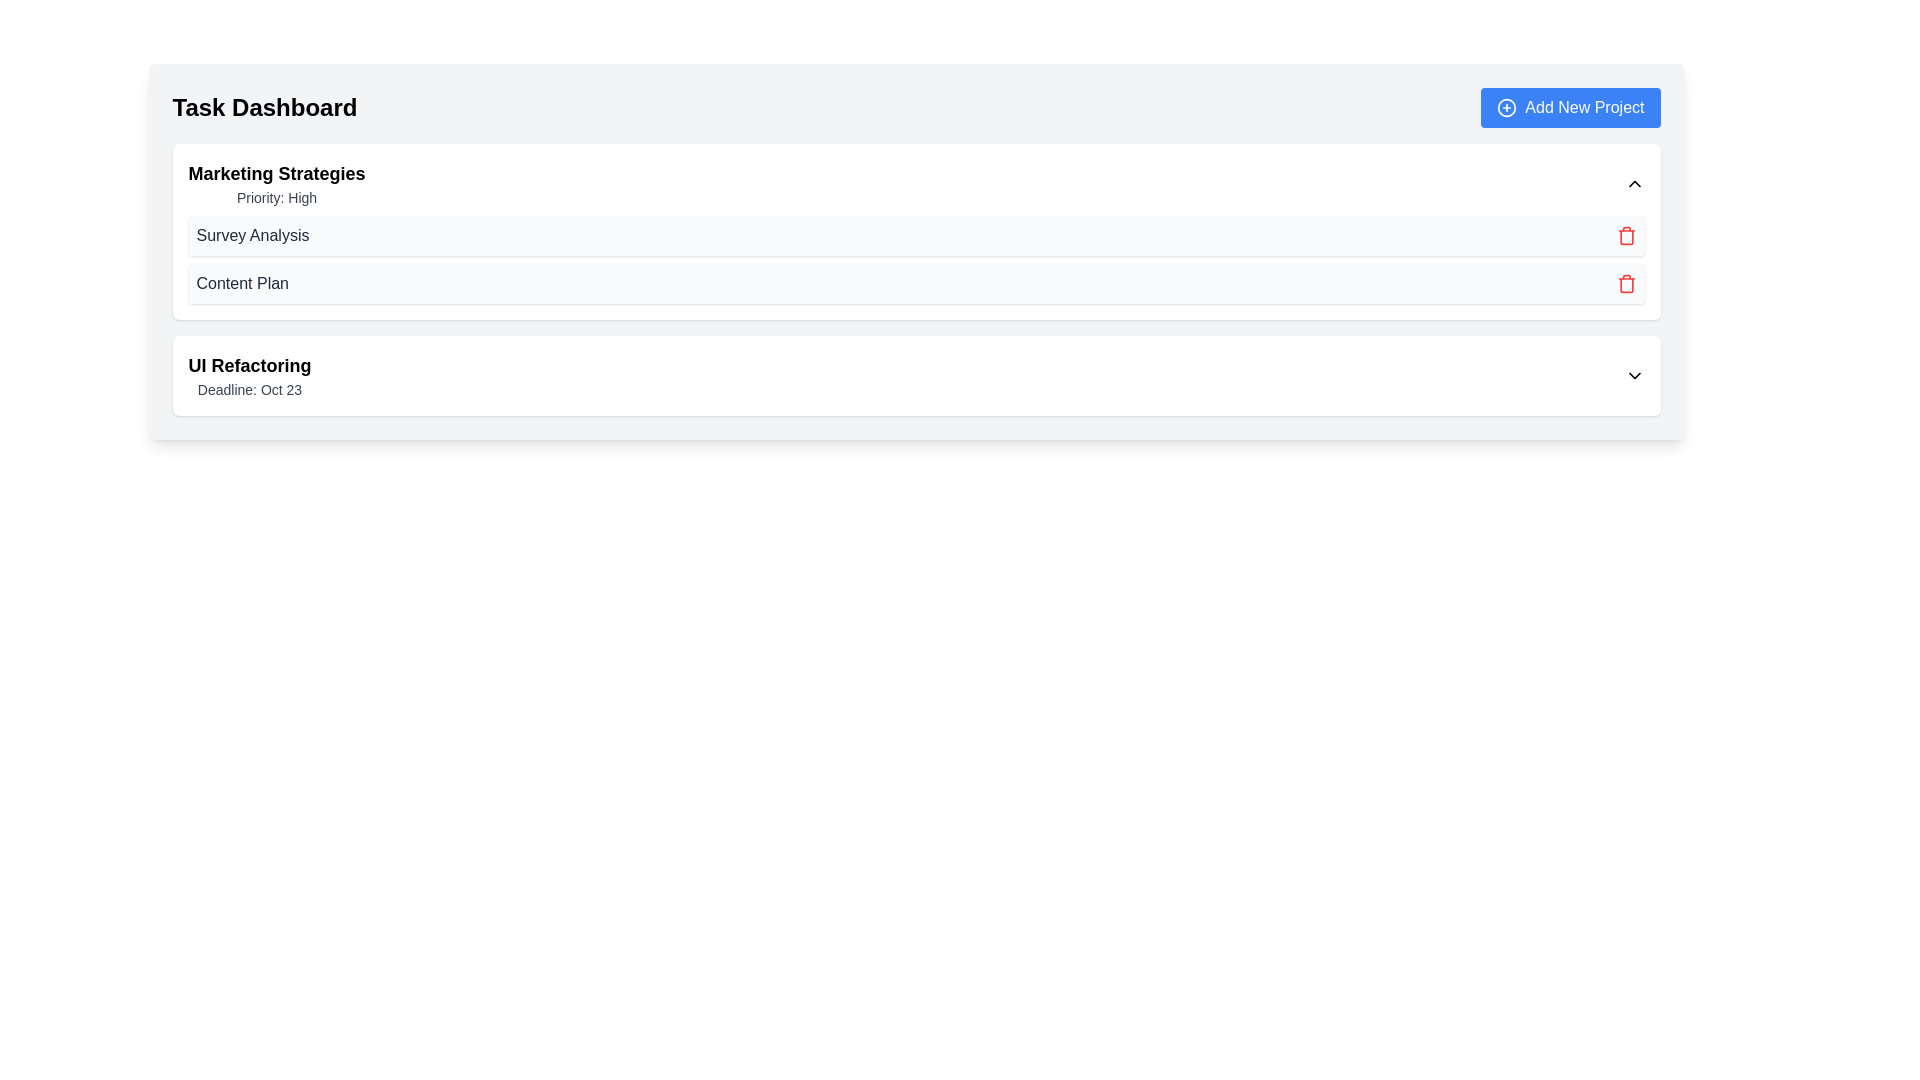 The height and width of the screenshot is (1080, 1920). Describe the element at coordinates (248, 375) in the screenshot. I see `displayed text of the task item label showing 'UI Refactoring' and its deadline 'Oct 23', located under the 'Marketing Strategies' section` at that location.